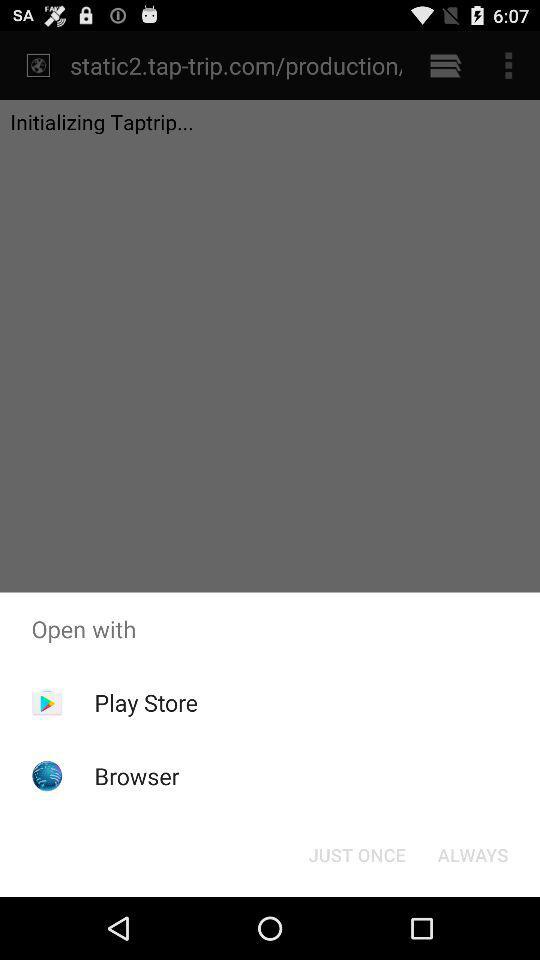  I want to click on icon to the right of just once button, so click(472, 853).